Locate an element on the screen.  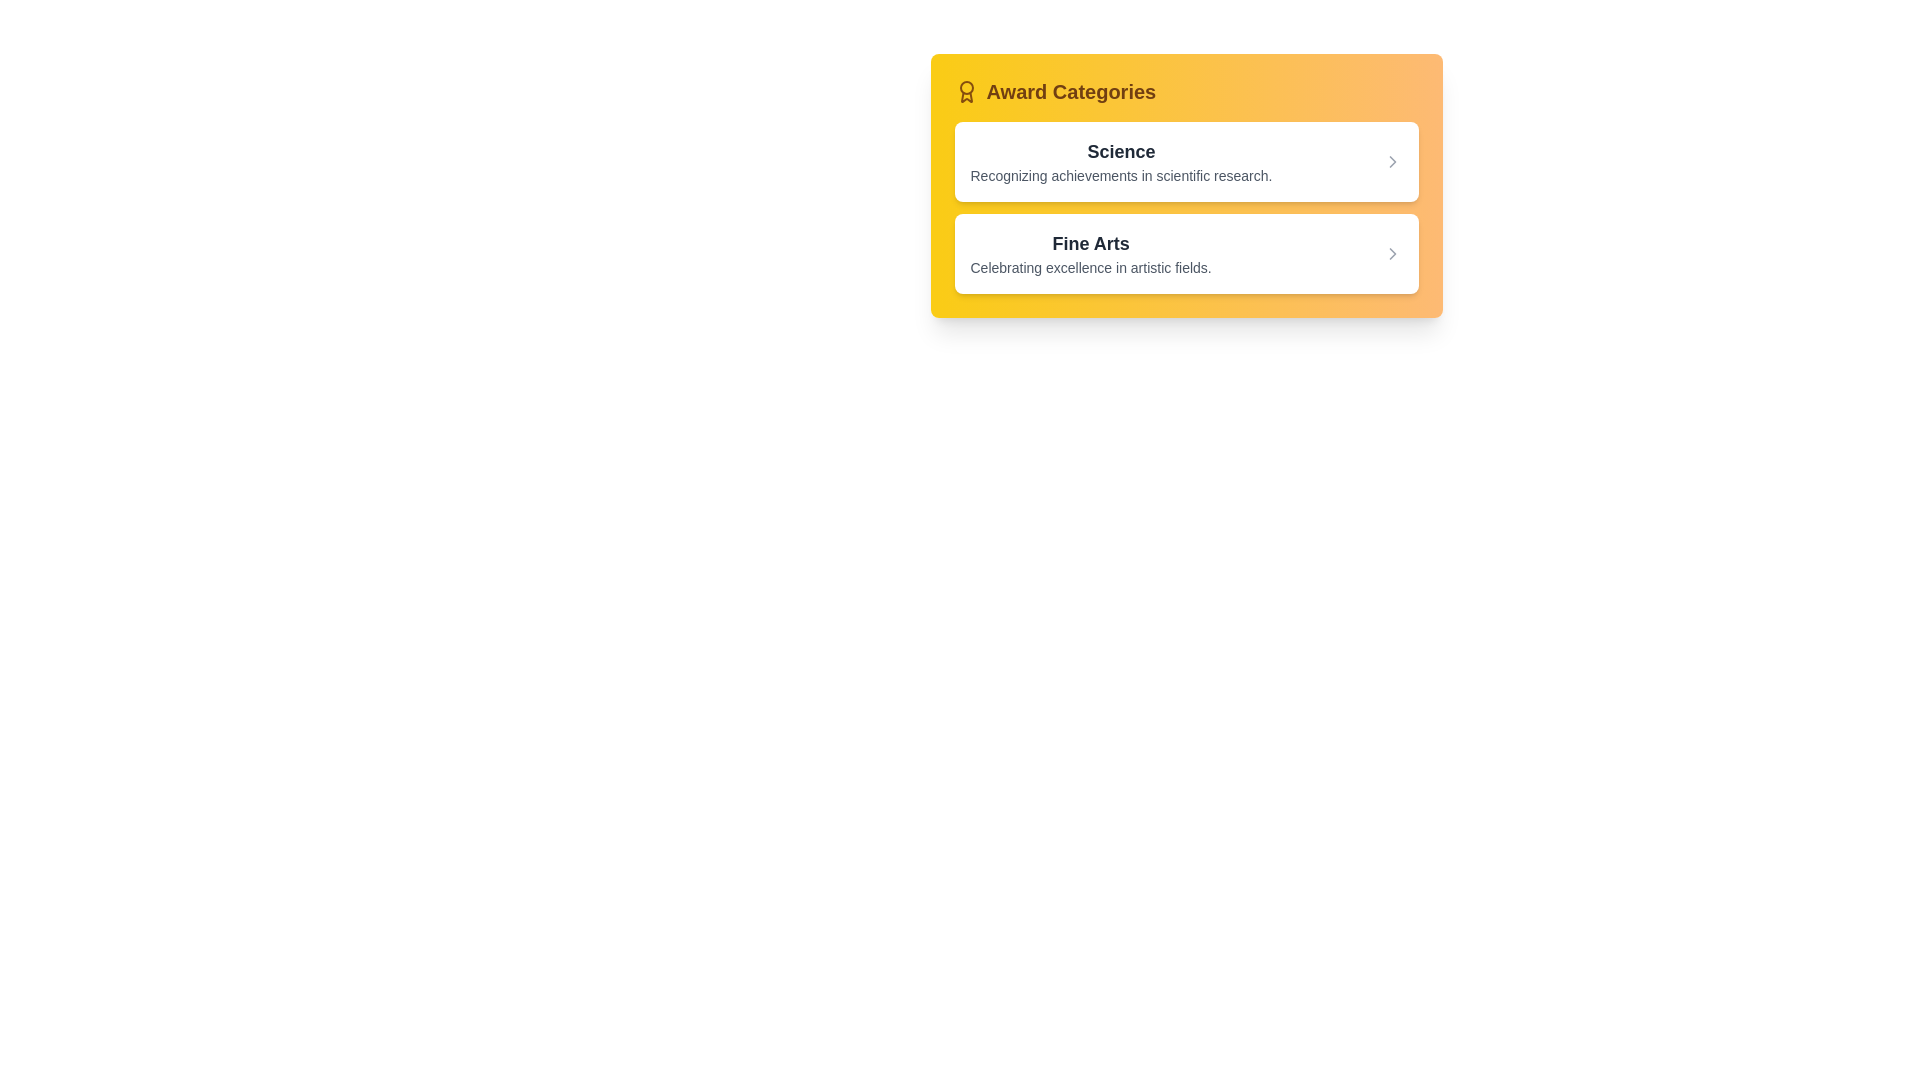
the interactive labeled item for the 'Science' category in the 'Award Categories' section is located at coordinates (1121, 161).